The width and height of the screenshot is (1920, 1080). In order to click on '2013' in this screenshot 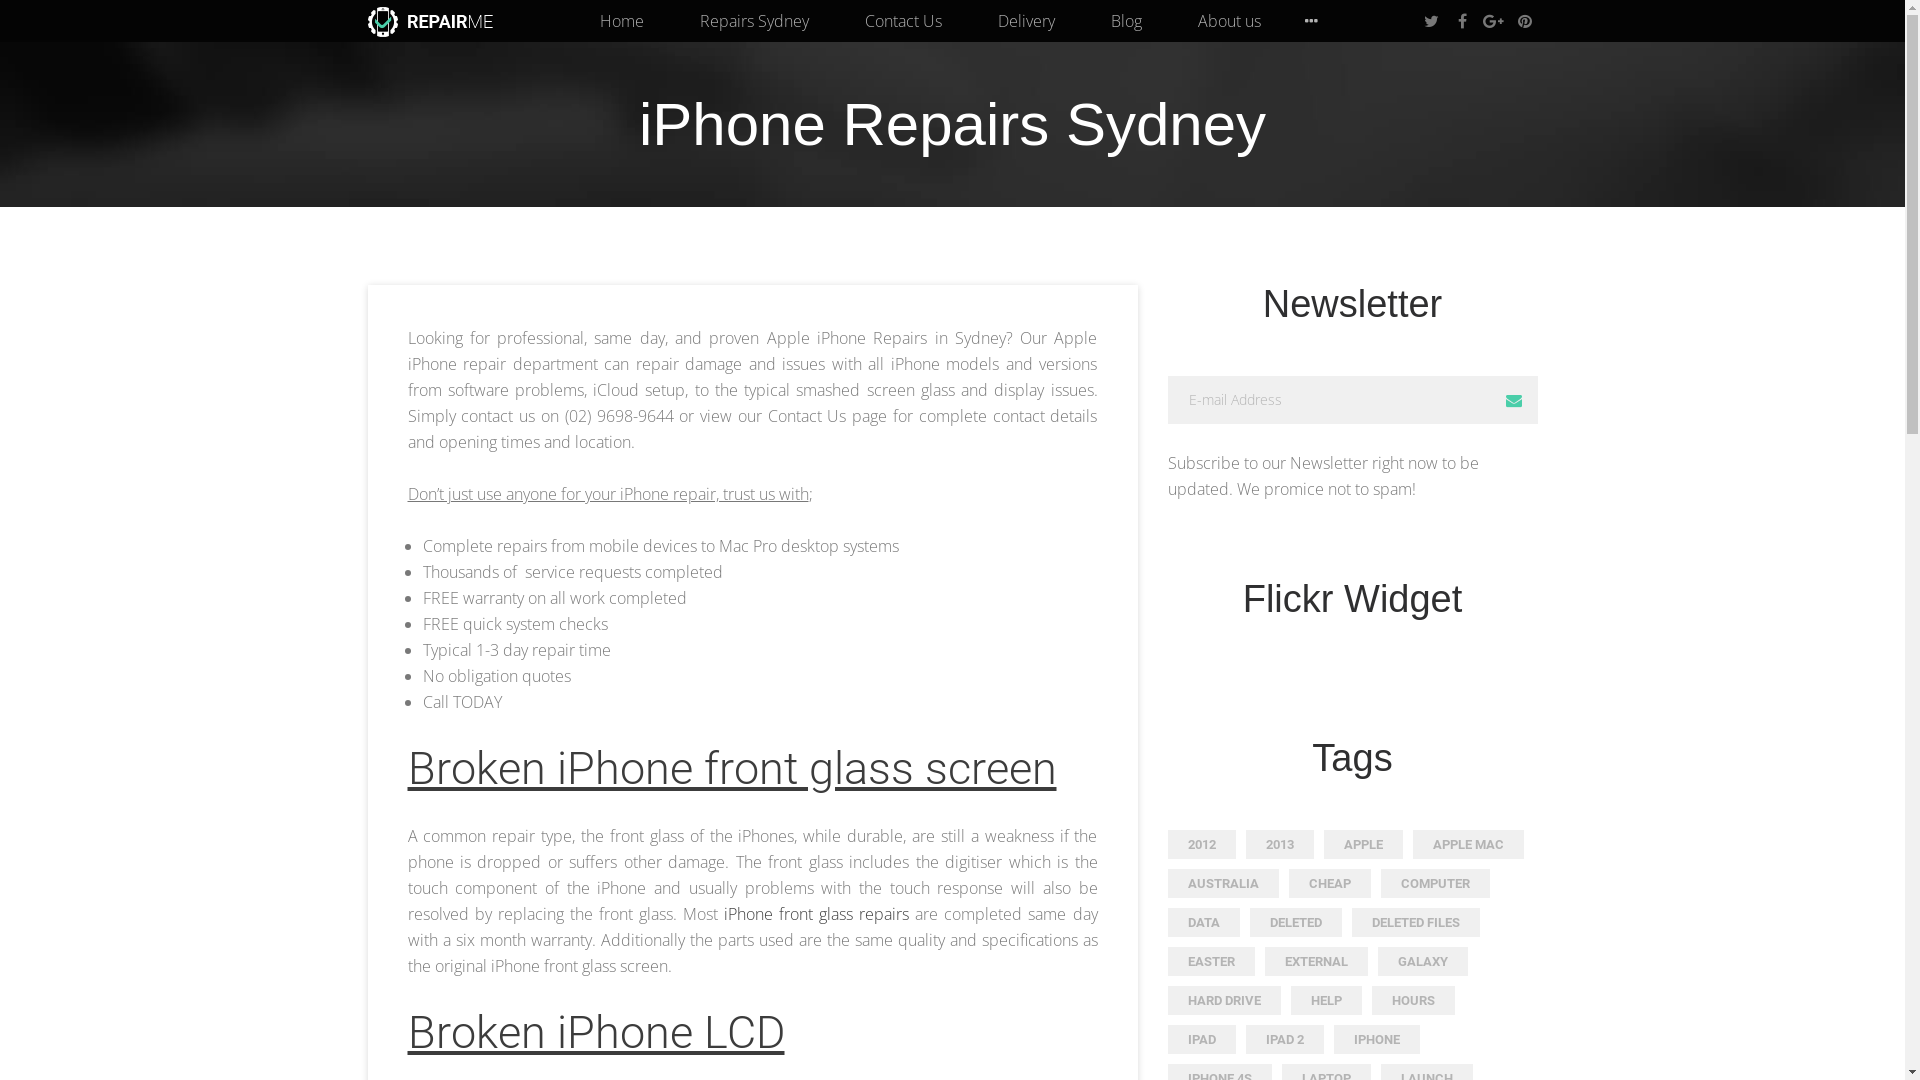, I will do `click(1280, 844)`.